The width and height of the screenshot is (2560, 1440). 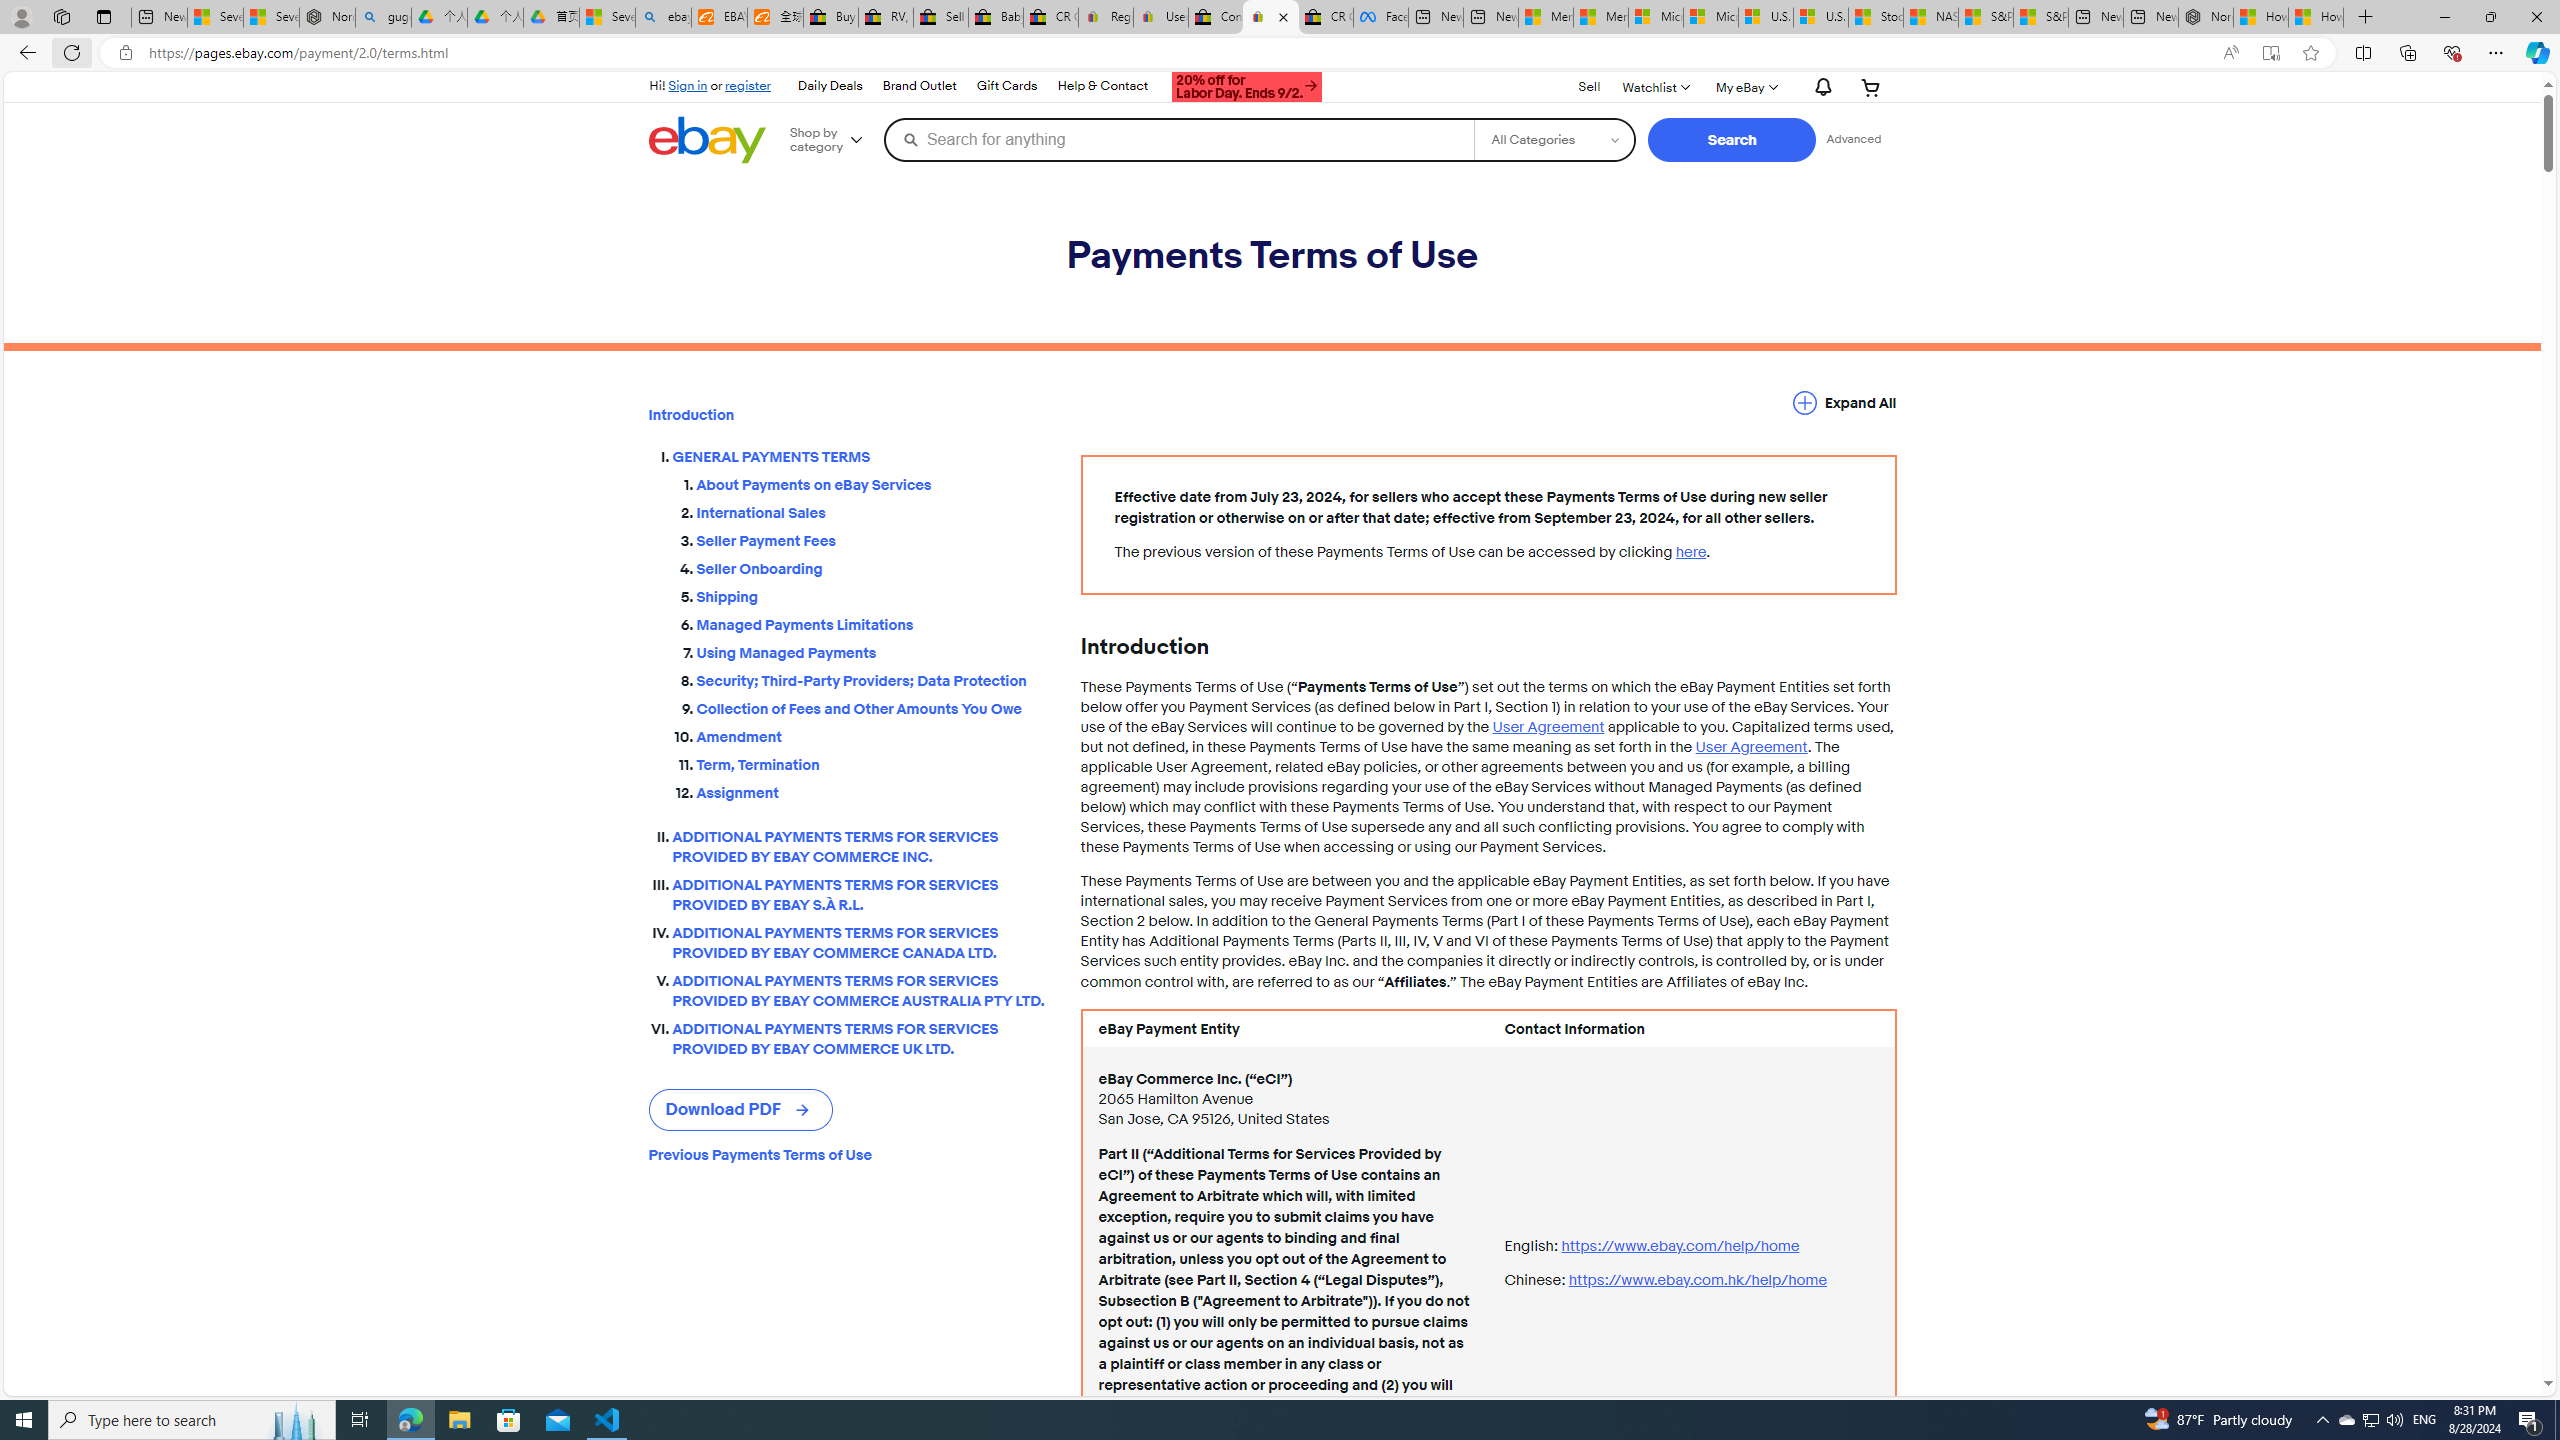 What do you see at coordinates (1271, 16) in the screenshot?
I see `'Payments Terms of Use | eBay.com'` at bounding box center [1271, 16].